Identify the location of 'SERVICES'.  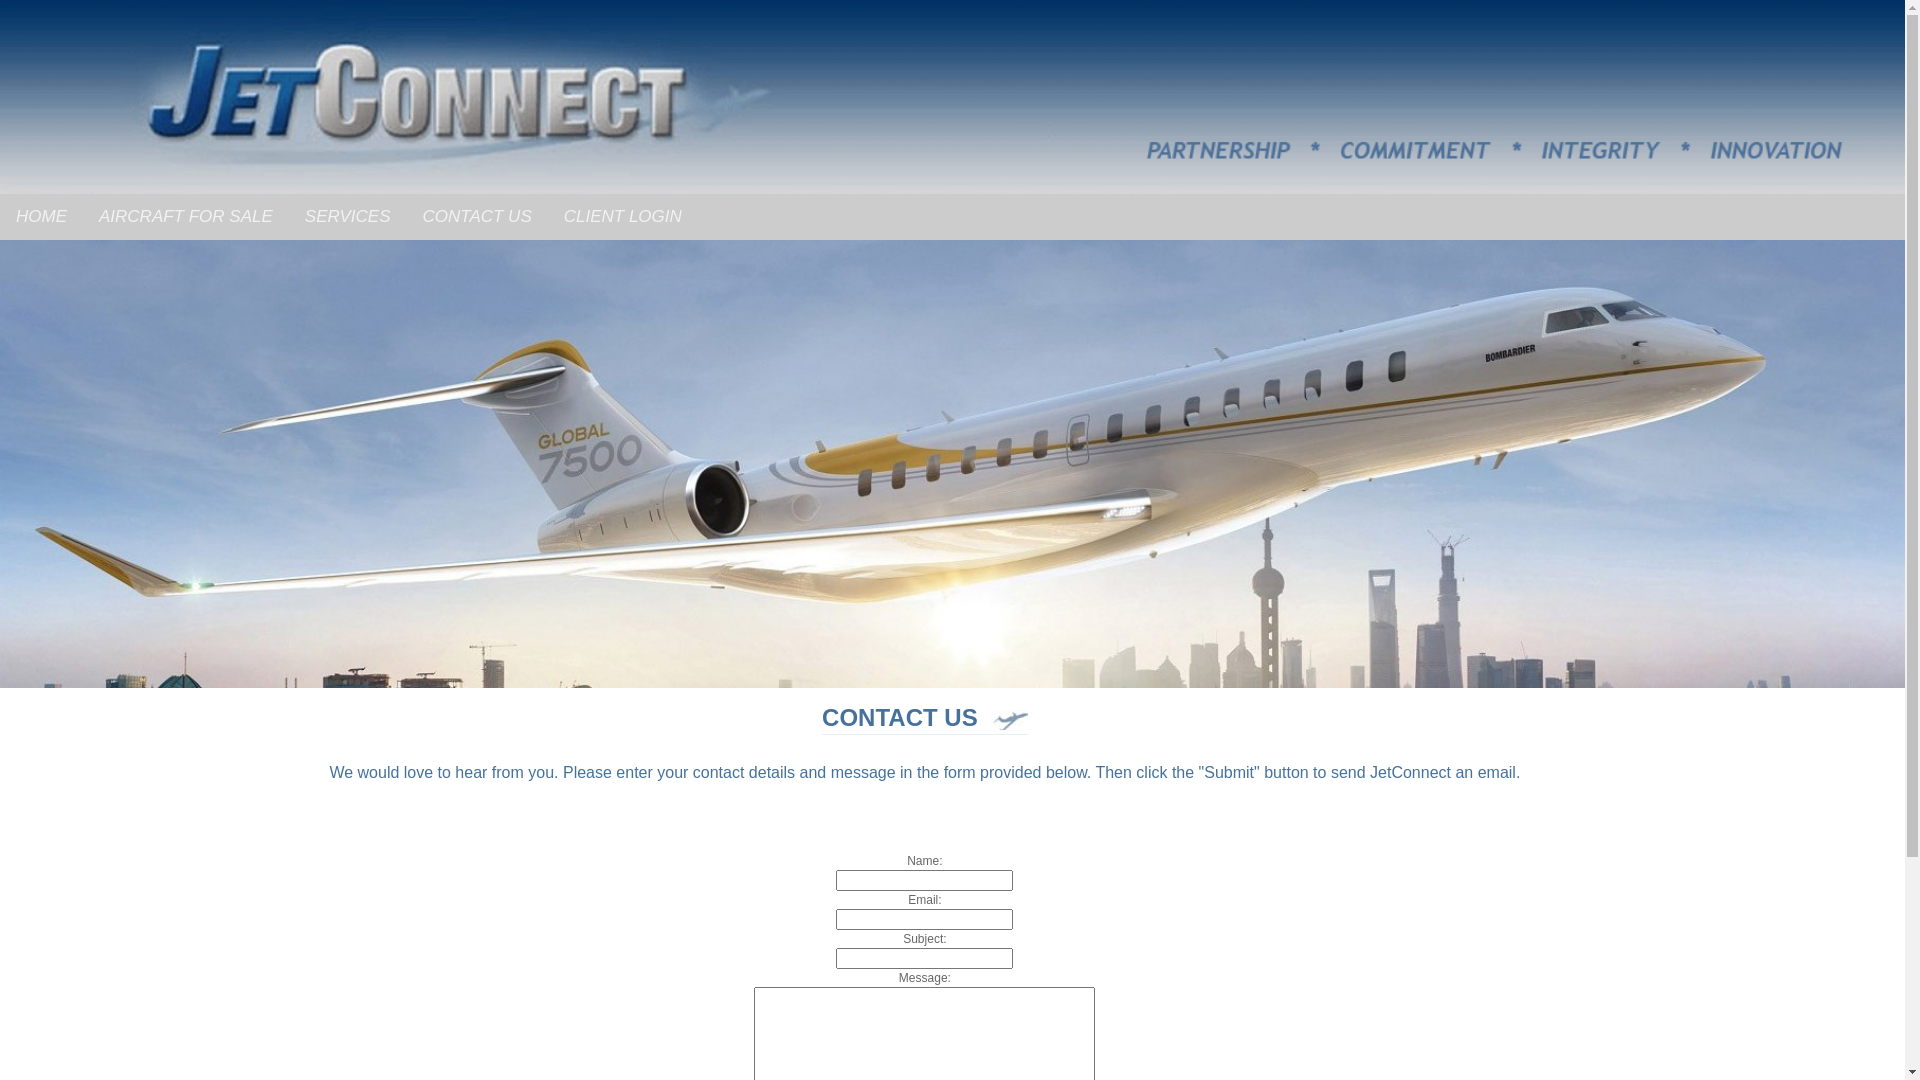
(347, 216).